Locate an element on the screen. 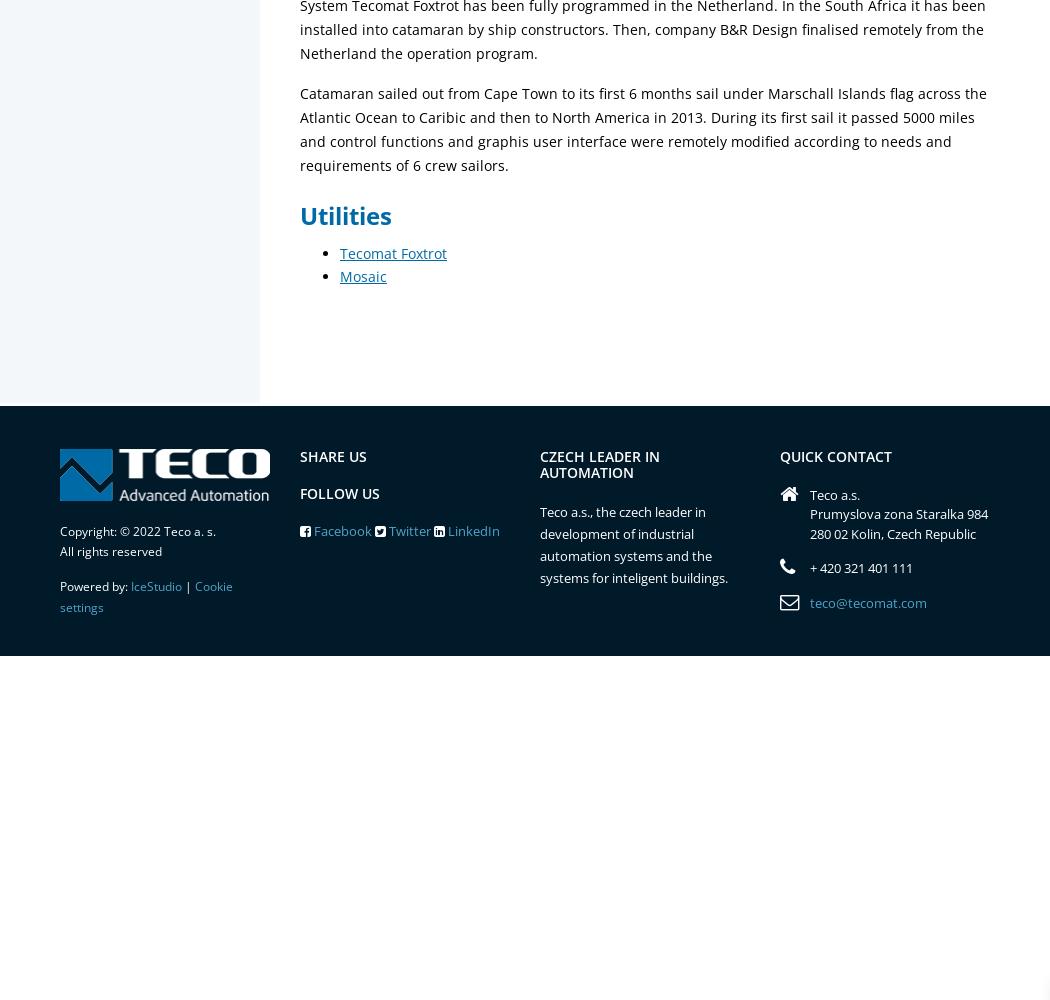 The height and width of the screenshot is (1000, 1050). 'Mosaic' is located at coordinates (362, 276).